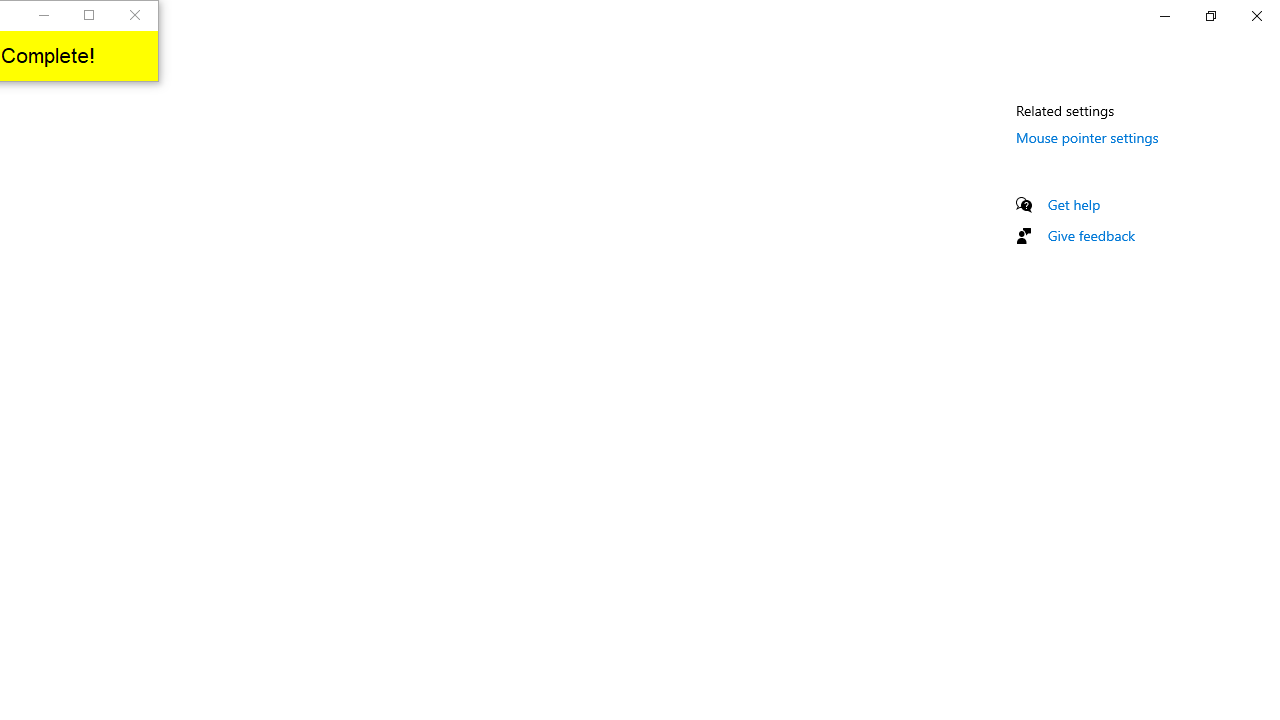  Describe the element at coordinates (1073, 204) in the screenshot. I see `'Get help'` at that location.